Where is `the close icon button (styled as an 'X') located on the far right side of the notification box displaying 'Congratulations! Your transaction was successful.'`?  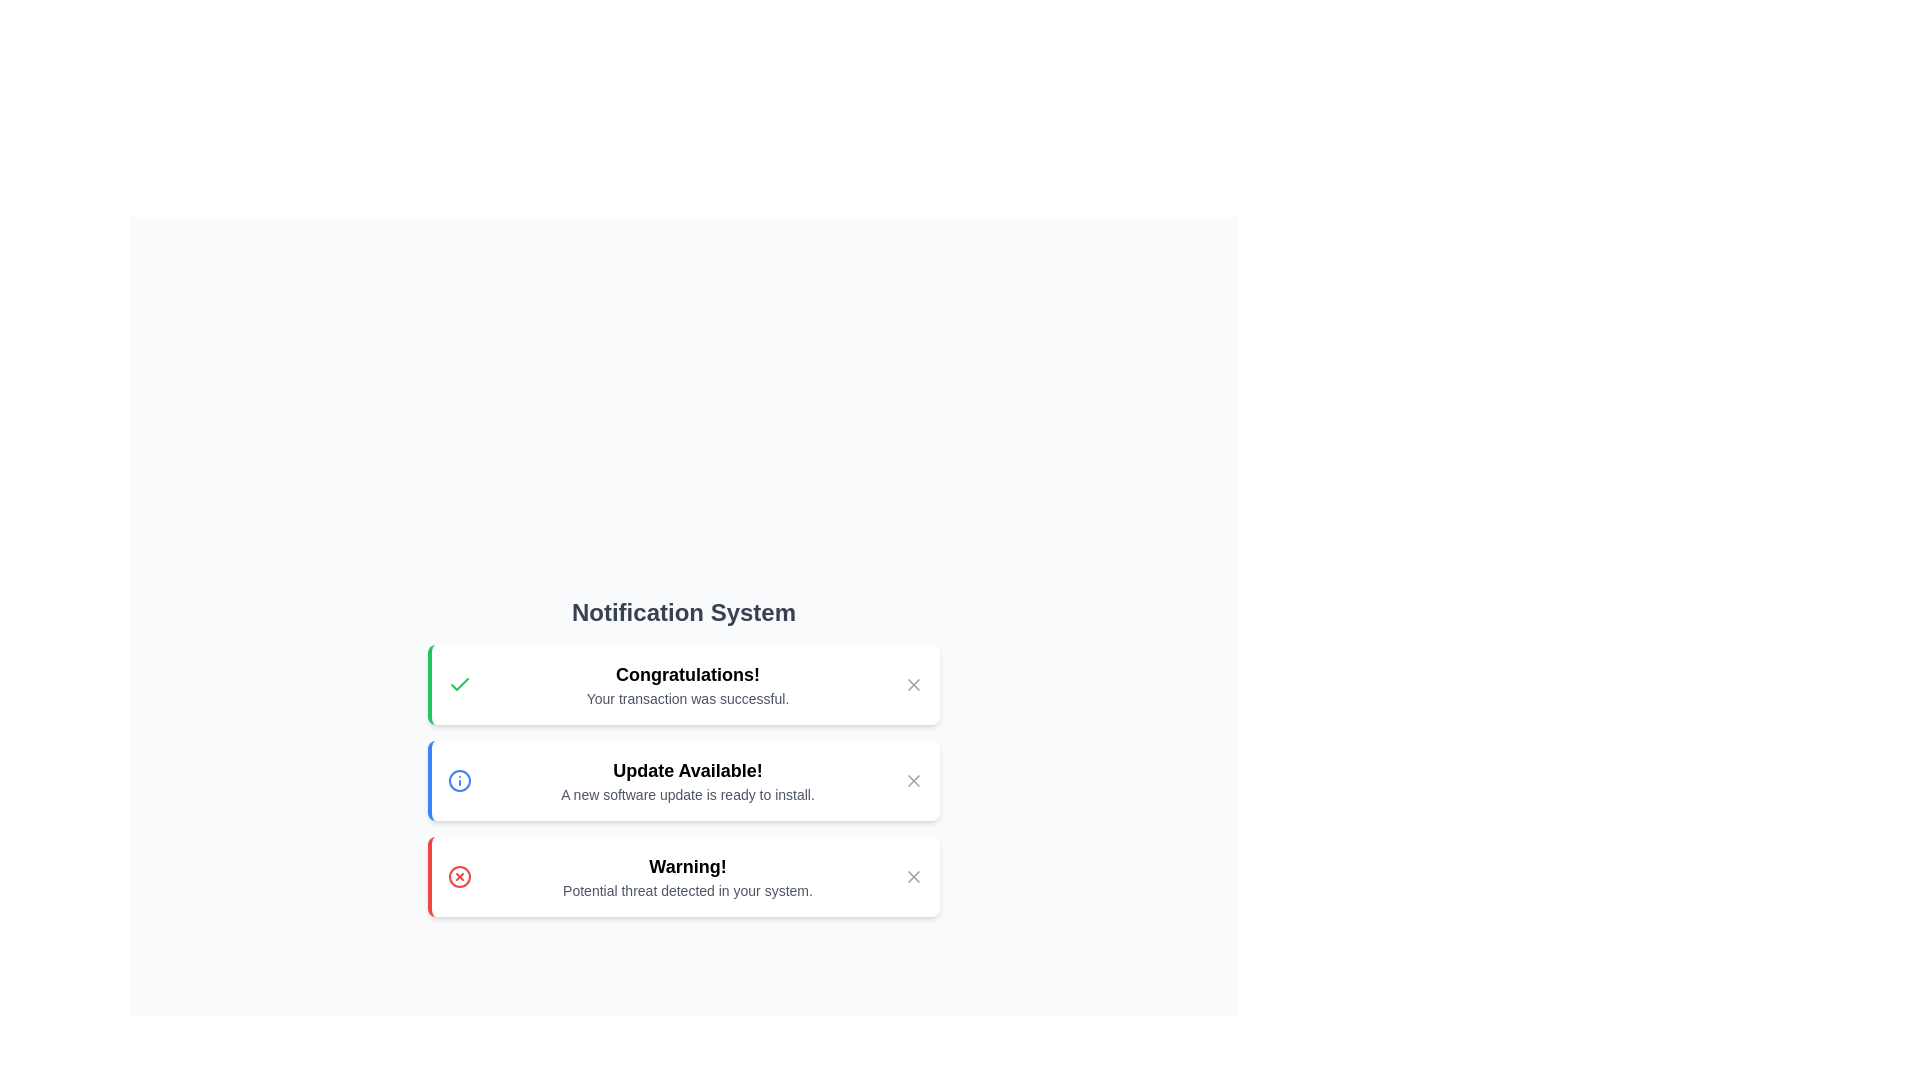 the close icon button (styled as an 'X') located on the far right side of the notification box displaying 'Congratulations! Your transaction was successful.' is located at coordinates (912, 684).